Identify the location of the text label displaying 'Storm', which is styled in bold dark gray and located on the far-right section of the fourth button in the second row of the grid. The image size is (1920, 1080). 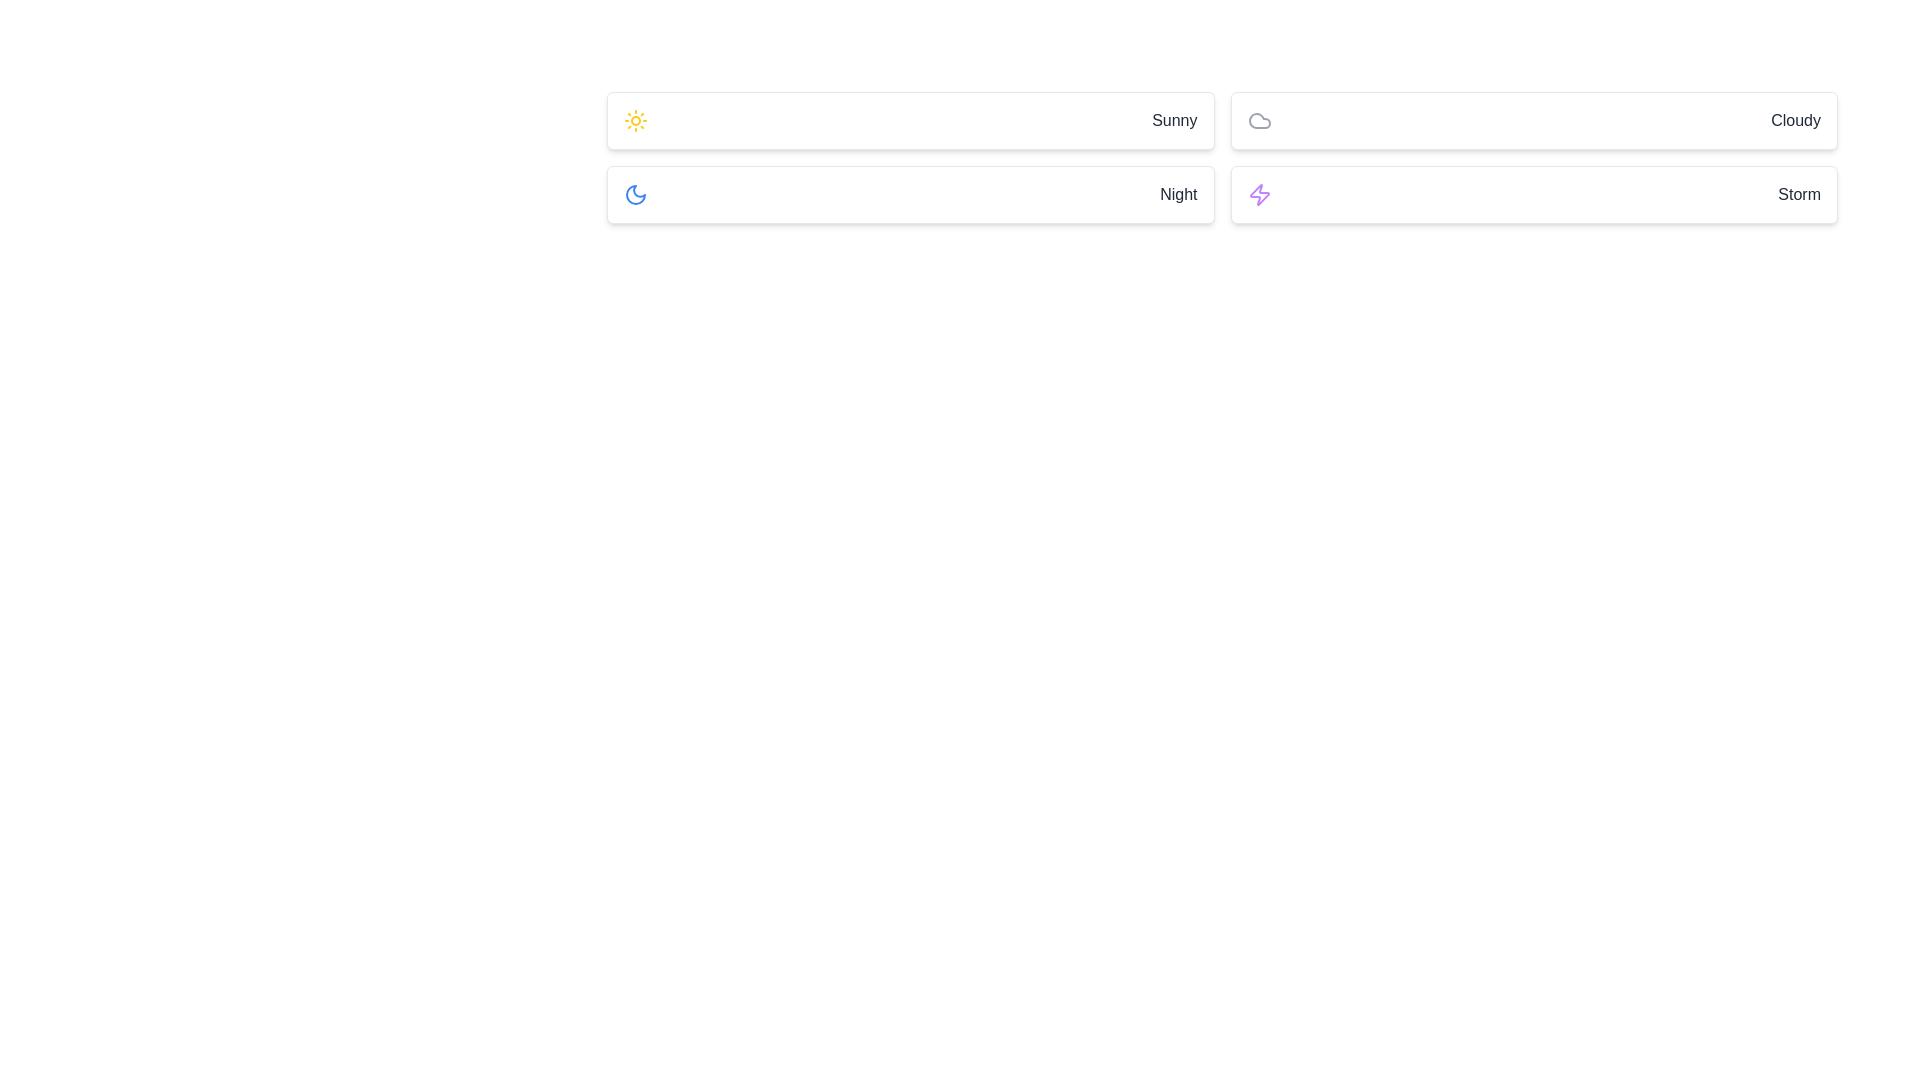
(1799, 195).